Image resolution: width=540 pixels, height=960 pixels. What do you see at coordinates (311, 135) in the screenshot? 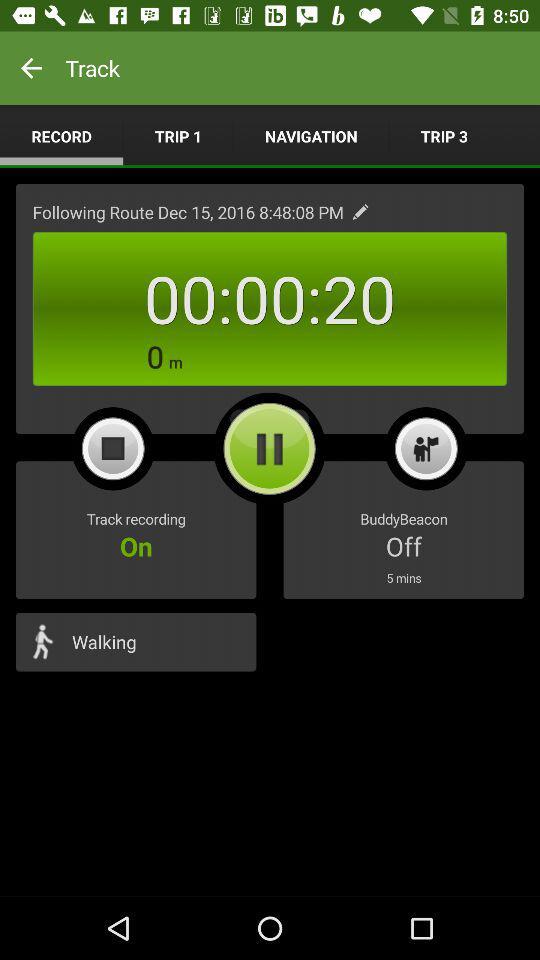
I see `the icon next to trip 3 item` at bounding box center [311, 135].